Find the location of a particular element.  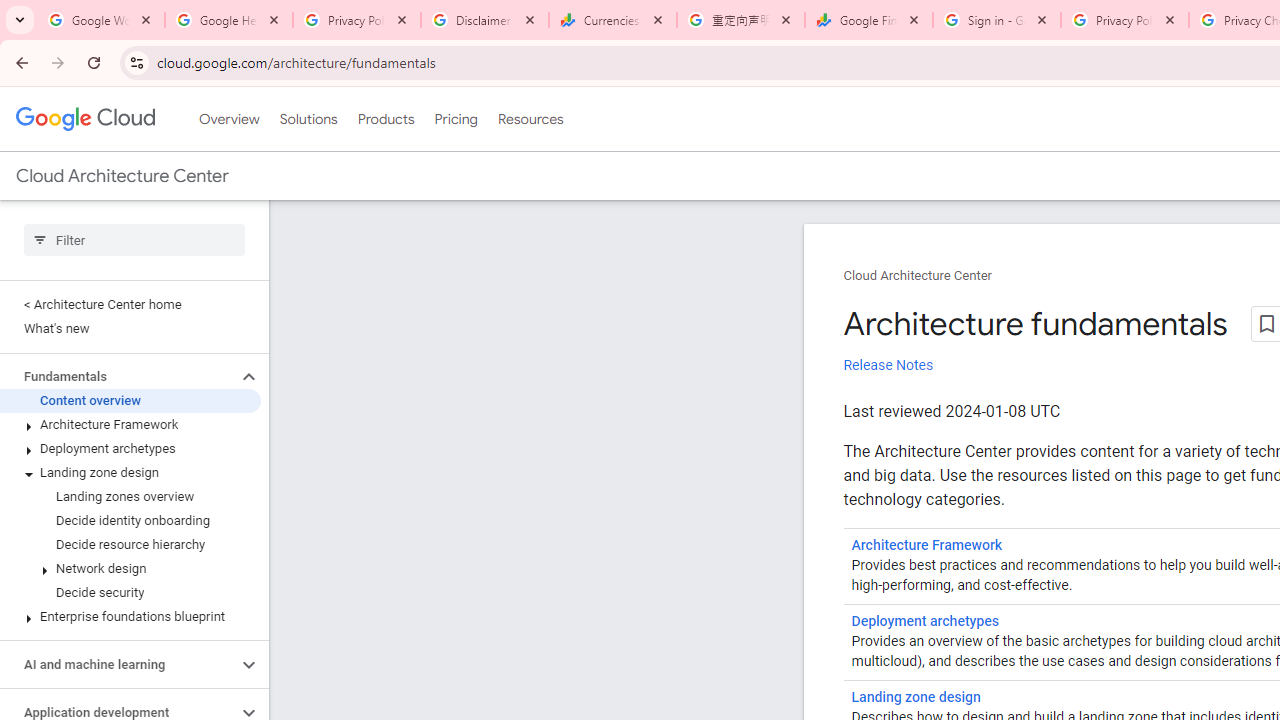

'Enterprise foundations blueprint' is located at coordinates (129, 616).